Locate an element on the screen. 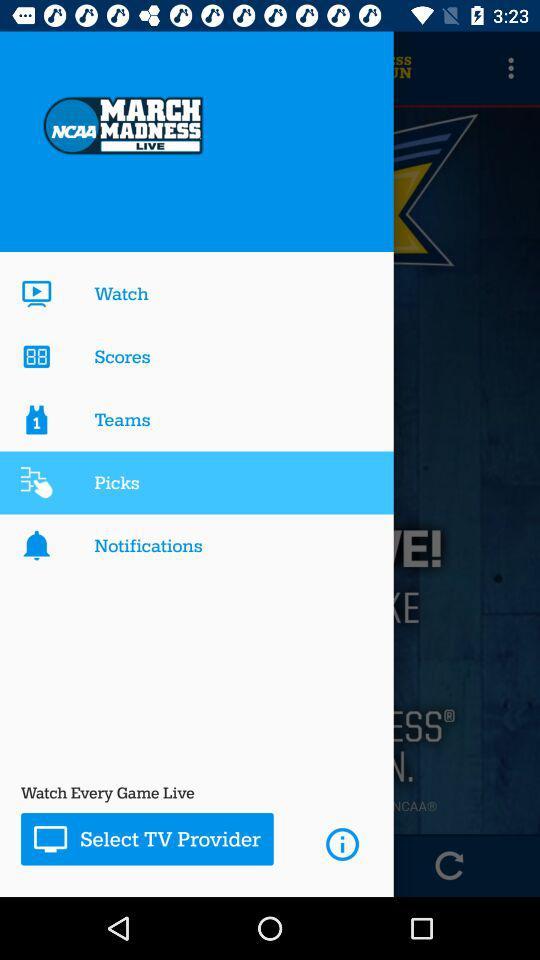 The width and height of the screenshot is (540, 960). the close icon is located at coordinates (89, 864).